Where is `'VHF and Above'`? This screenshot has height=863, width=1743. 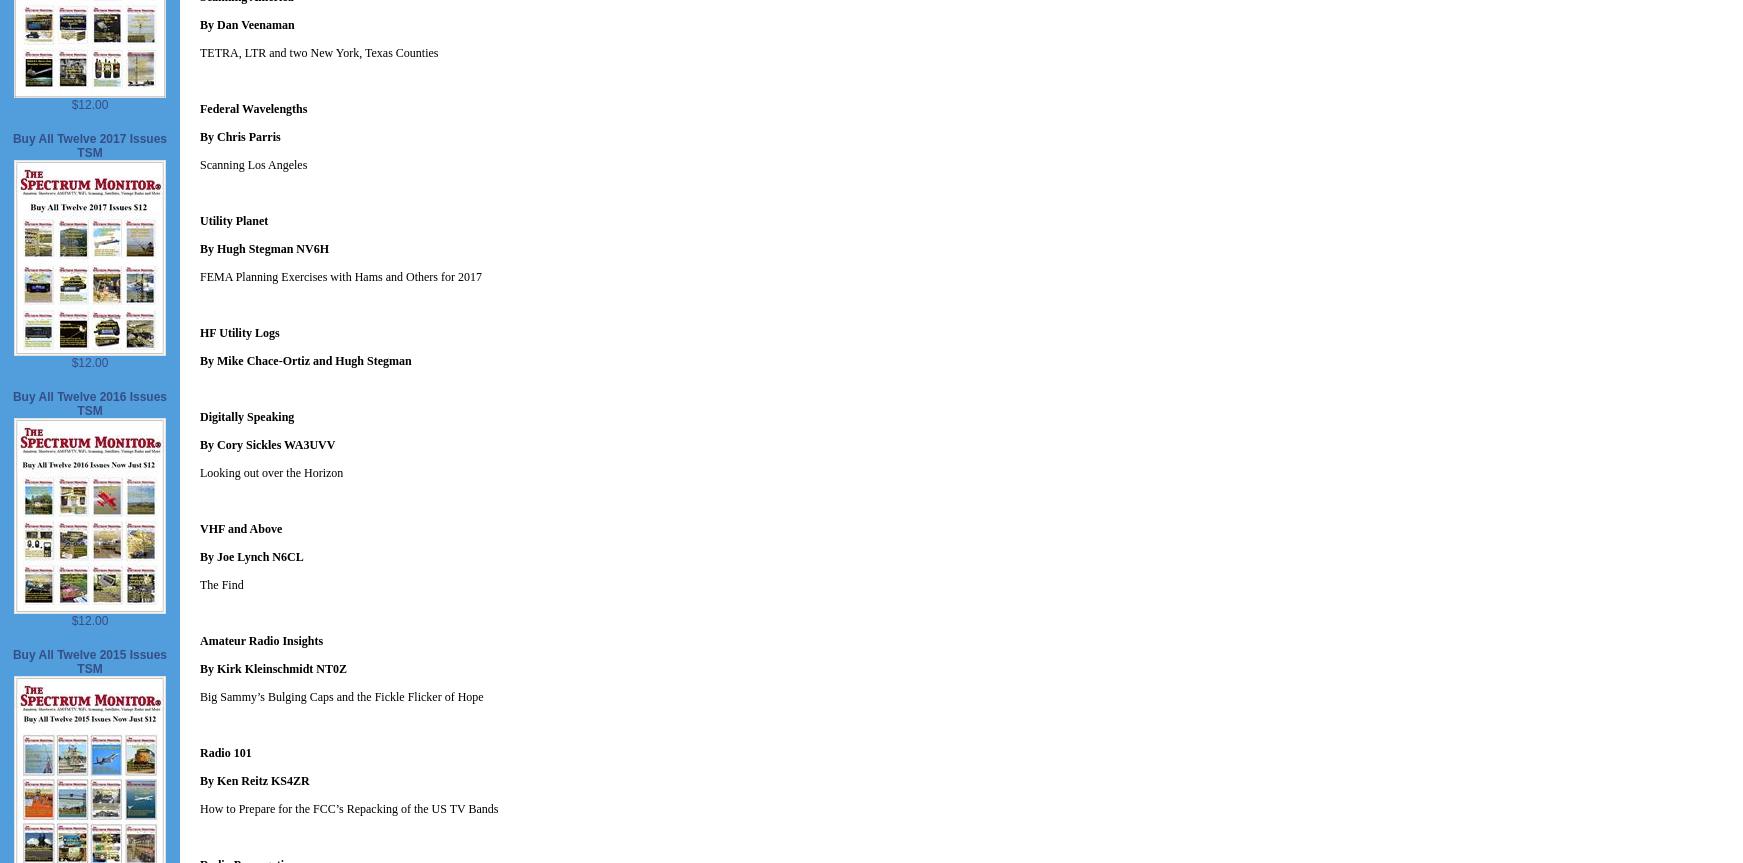
'VHF and Above' is located at coordinates (241, 529).